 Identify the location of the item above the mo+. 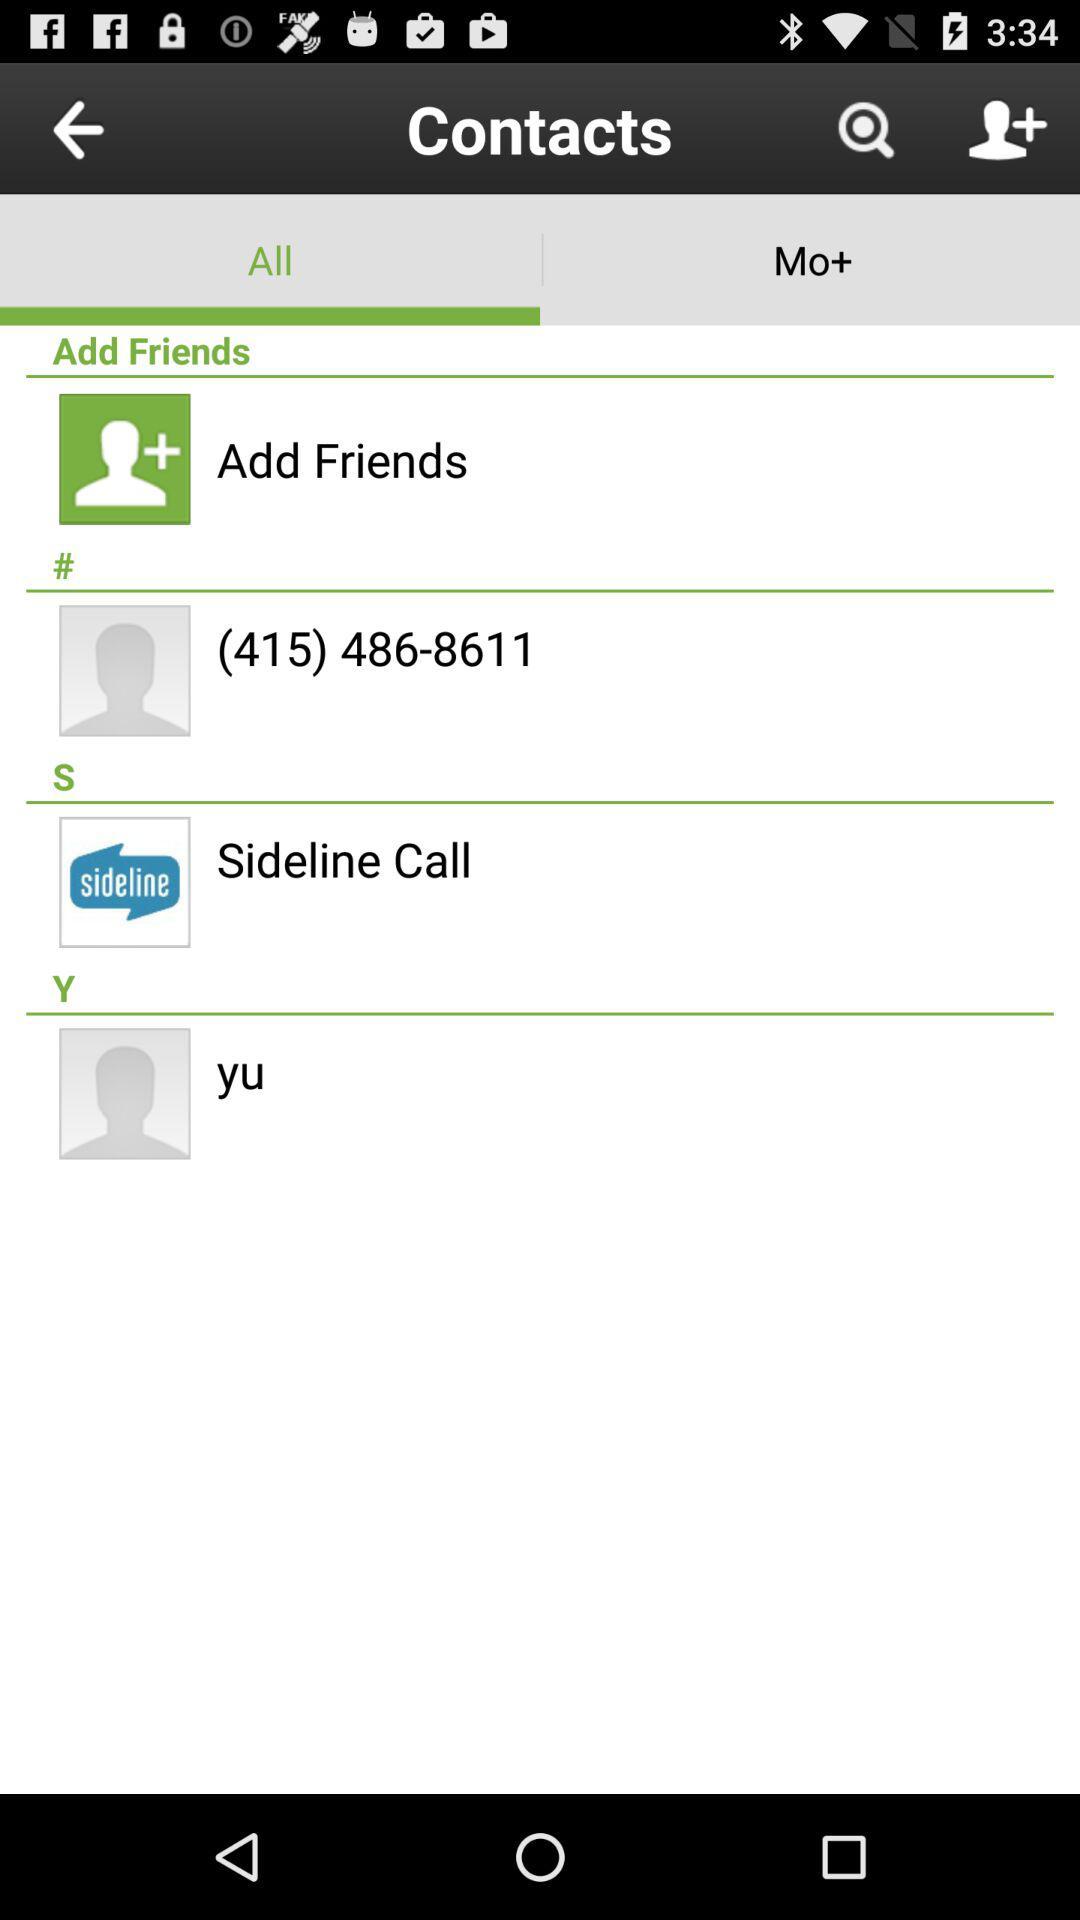
(864, 127).